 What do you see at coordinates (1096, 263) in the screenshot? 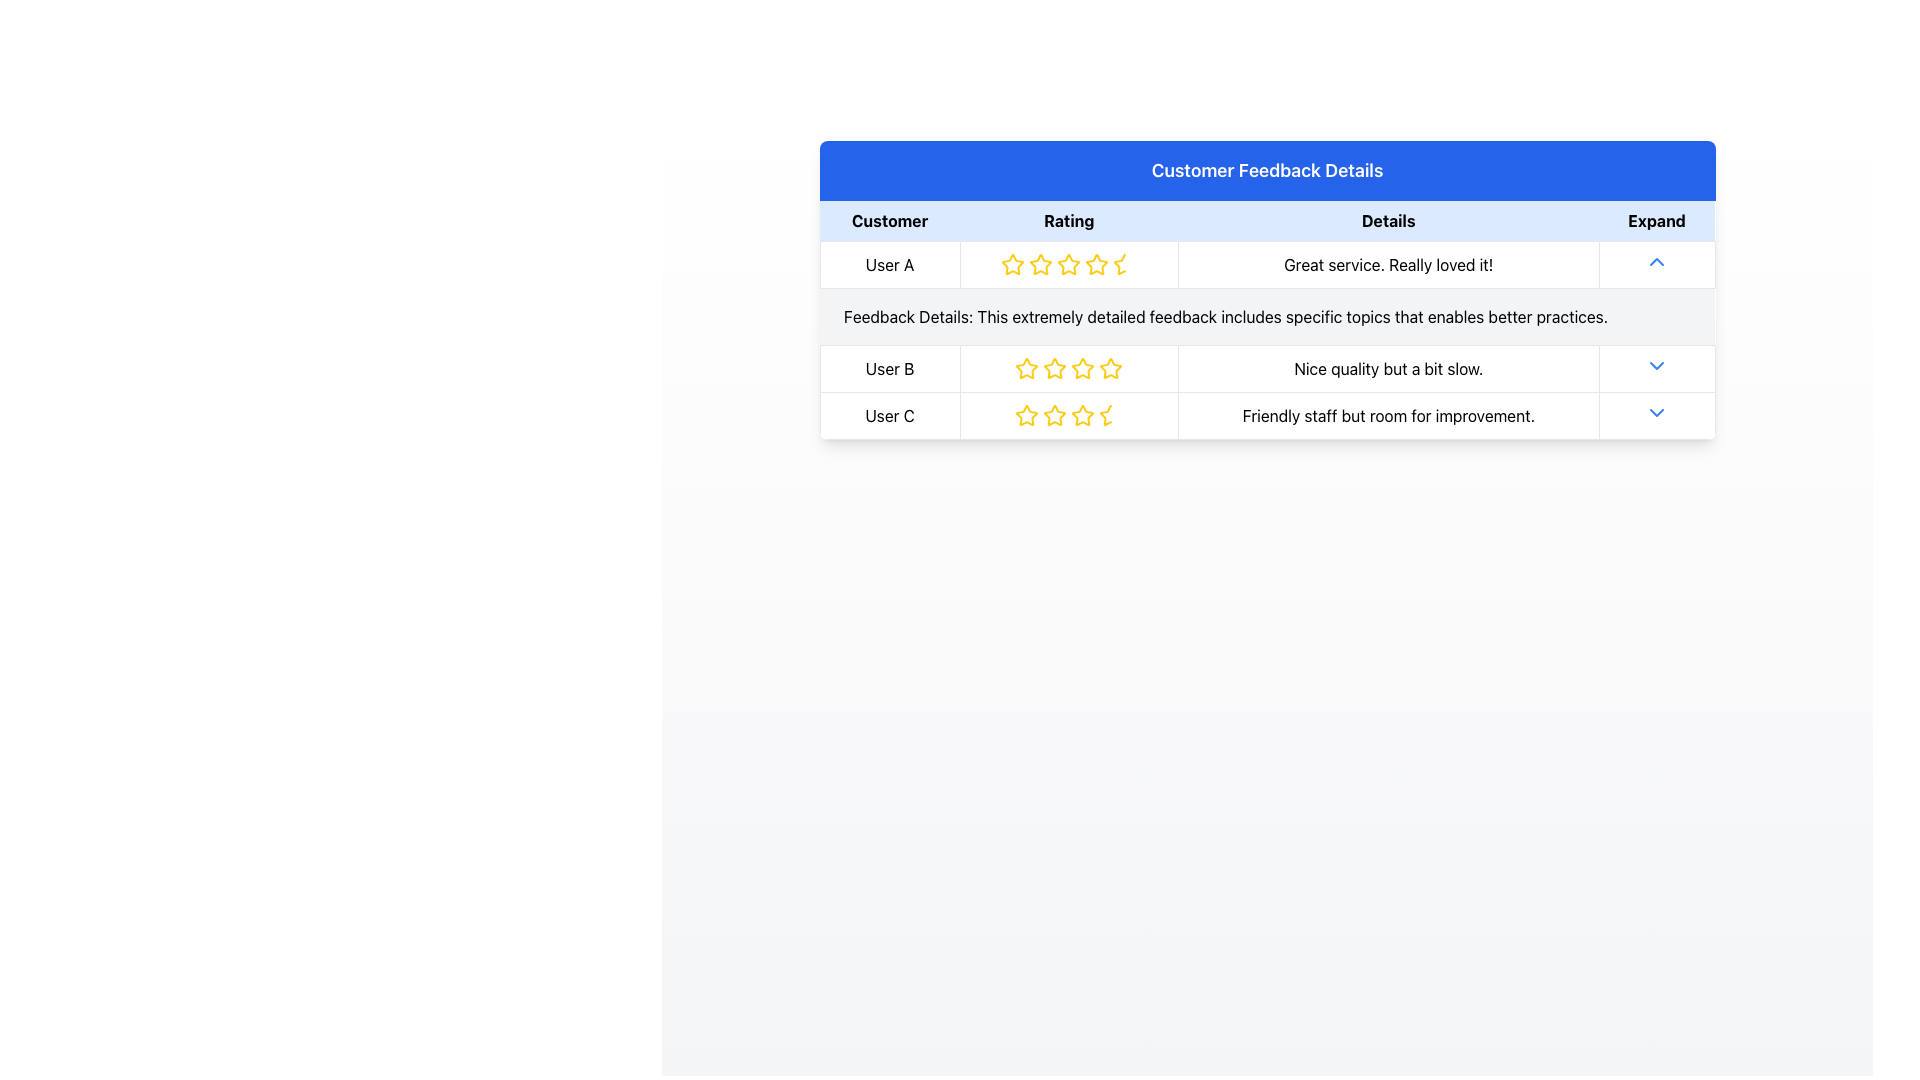
I see `the fourth star in the rating system for 'User A' located in the first row of the feedback table` at bounding box center [1096, 263].